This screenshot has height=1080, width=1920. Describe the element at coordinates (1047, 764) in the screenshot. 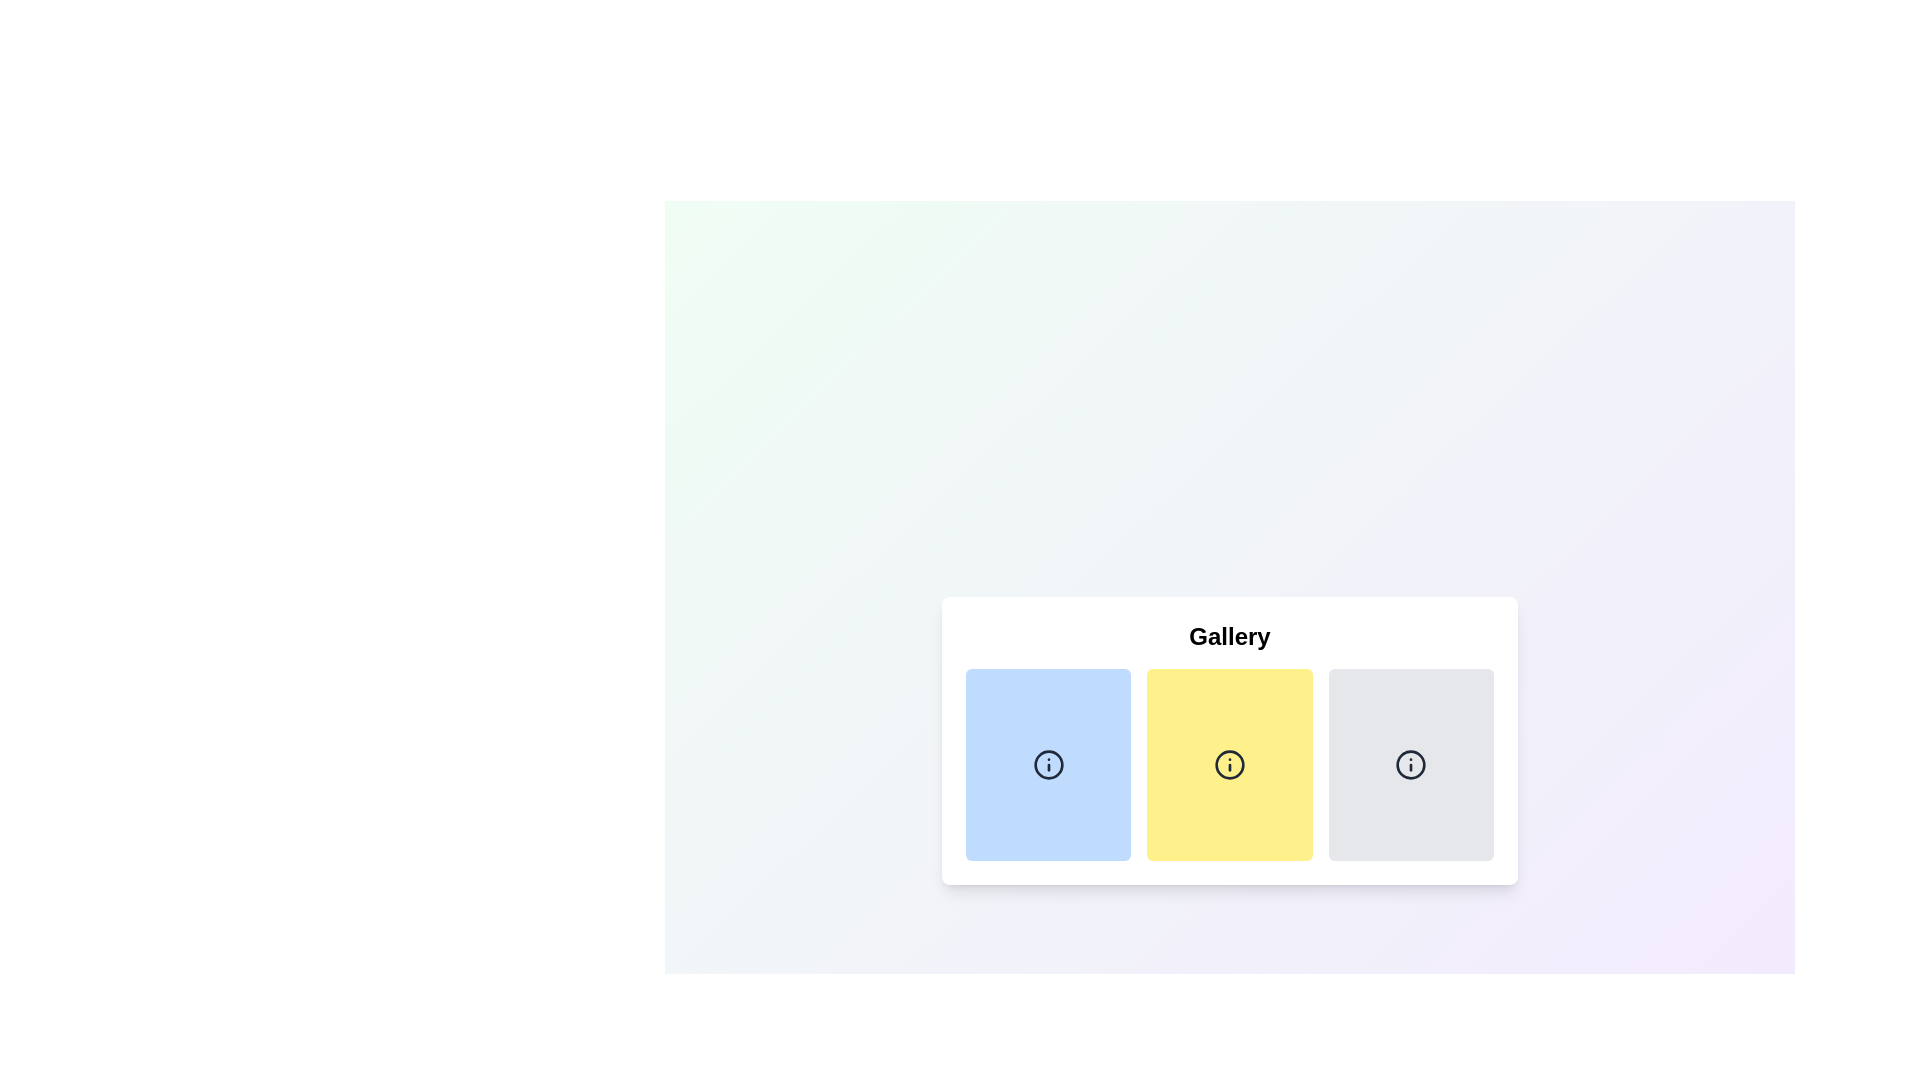

I see `the SVG Icon located in the center of the blue-colored card on the left side of the gallery layout, which indicates the availability of additional information about the card` at that location.